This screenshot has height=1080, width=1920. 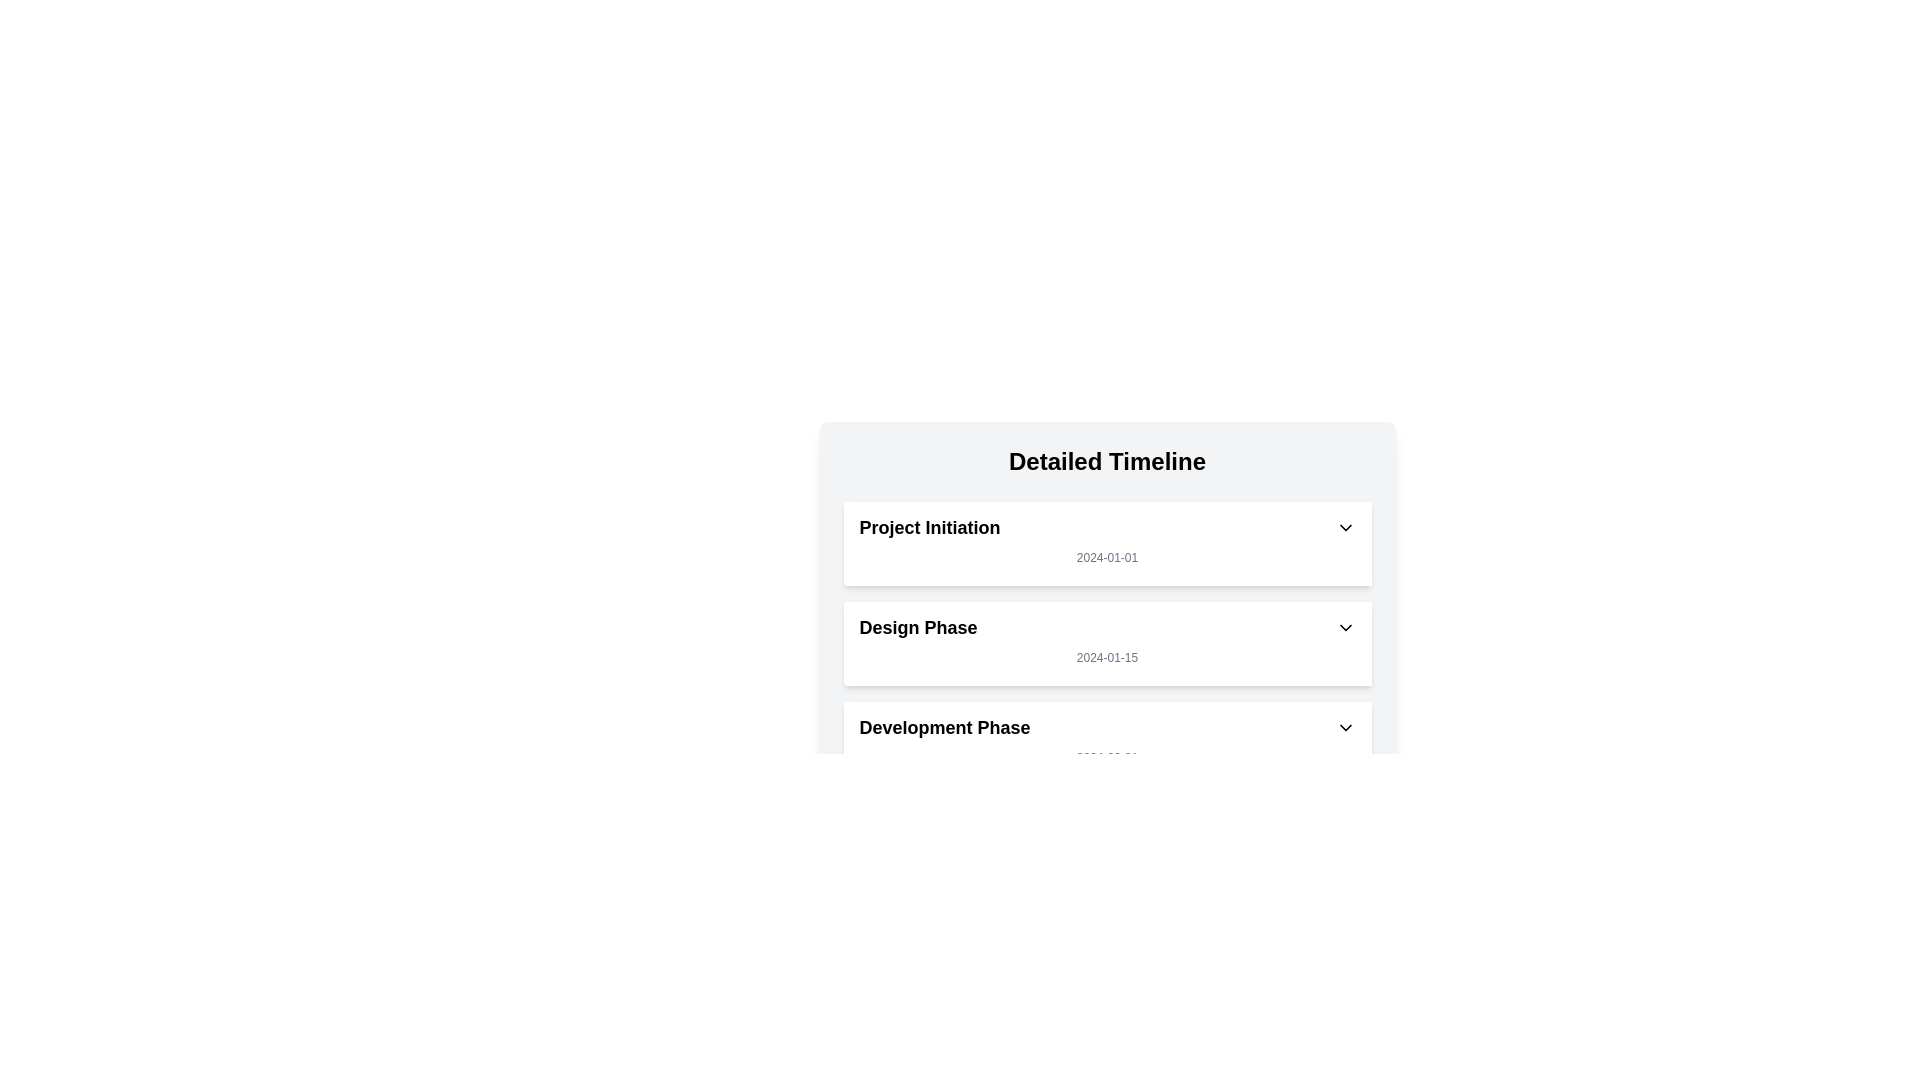 What do you see at coordinates (1106, 644) in the screenshot?
I see `within the 'Detailed Timeline' list` at bounding box center [1106, 644].